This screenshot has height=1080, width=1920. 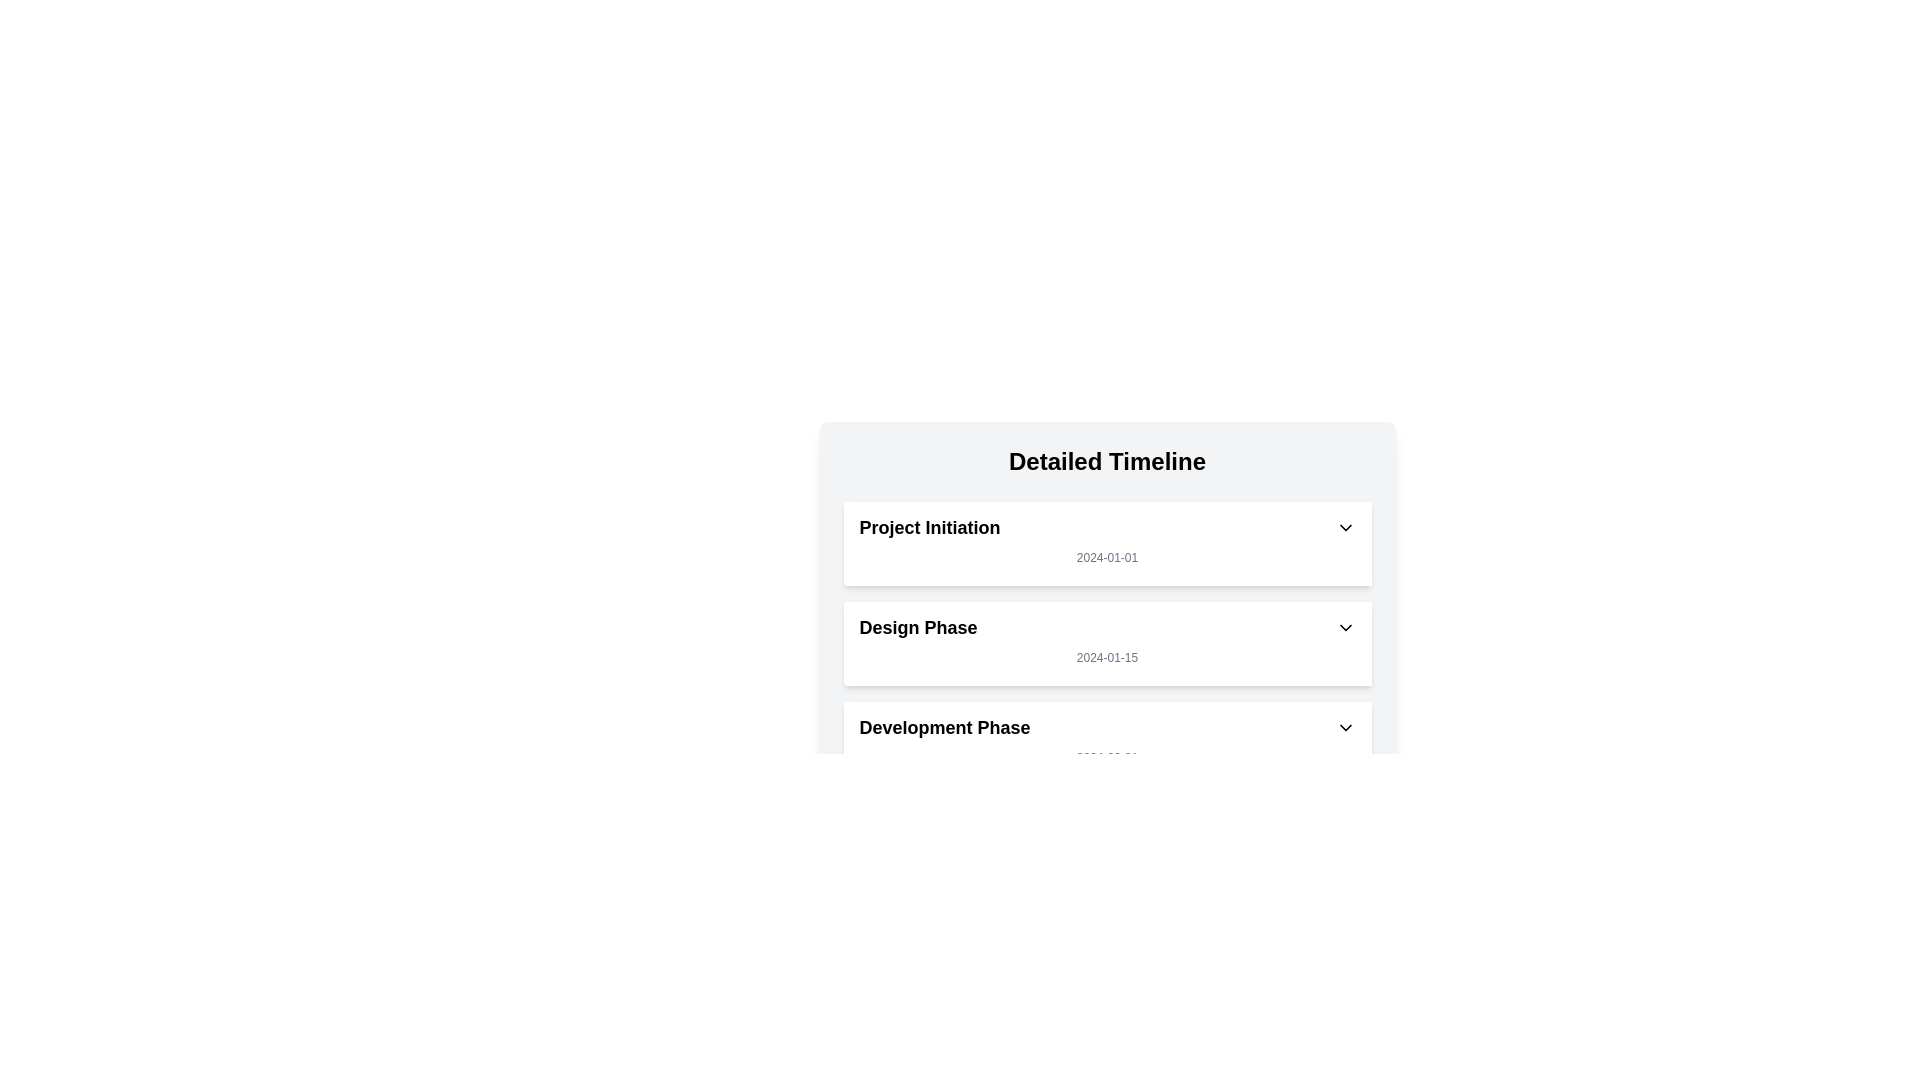 What do you see at coordinates (1106, 644) in the screenshot?
I see `within the 'Detailed Timeline' list` at bounding box center [1106, 644].